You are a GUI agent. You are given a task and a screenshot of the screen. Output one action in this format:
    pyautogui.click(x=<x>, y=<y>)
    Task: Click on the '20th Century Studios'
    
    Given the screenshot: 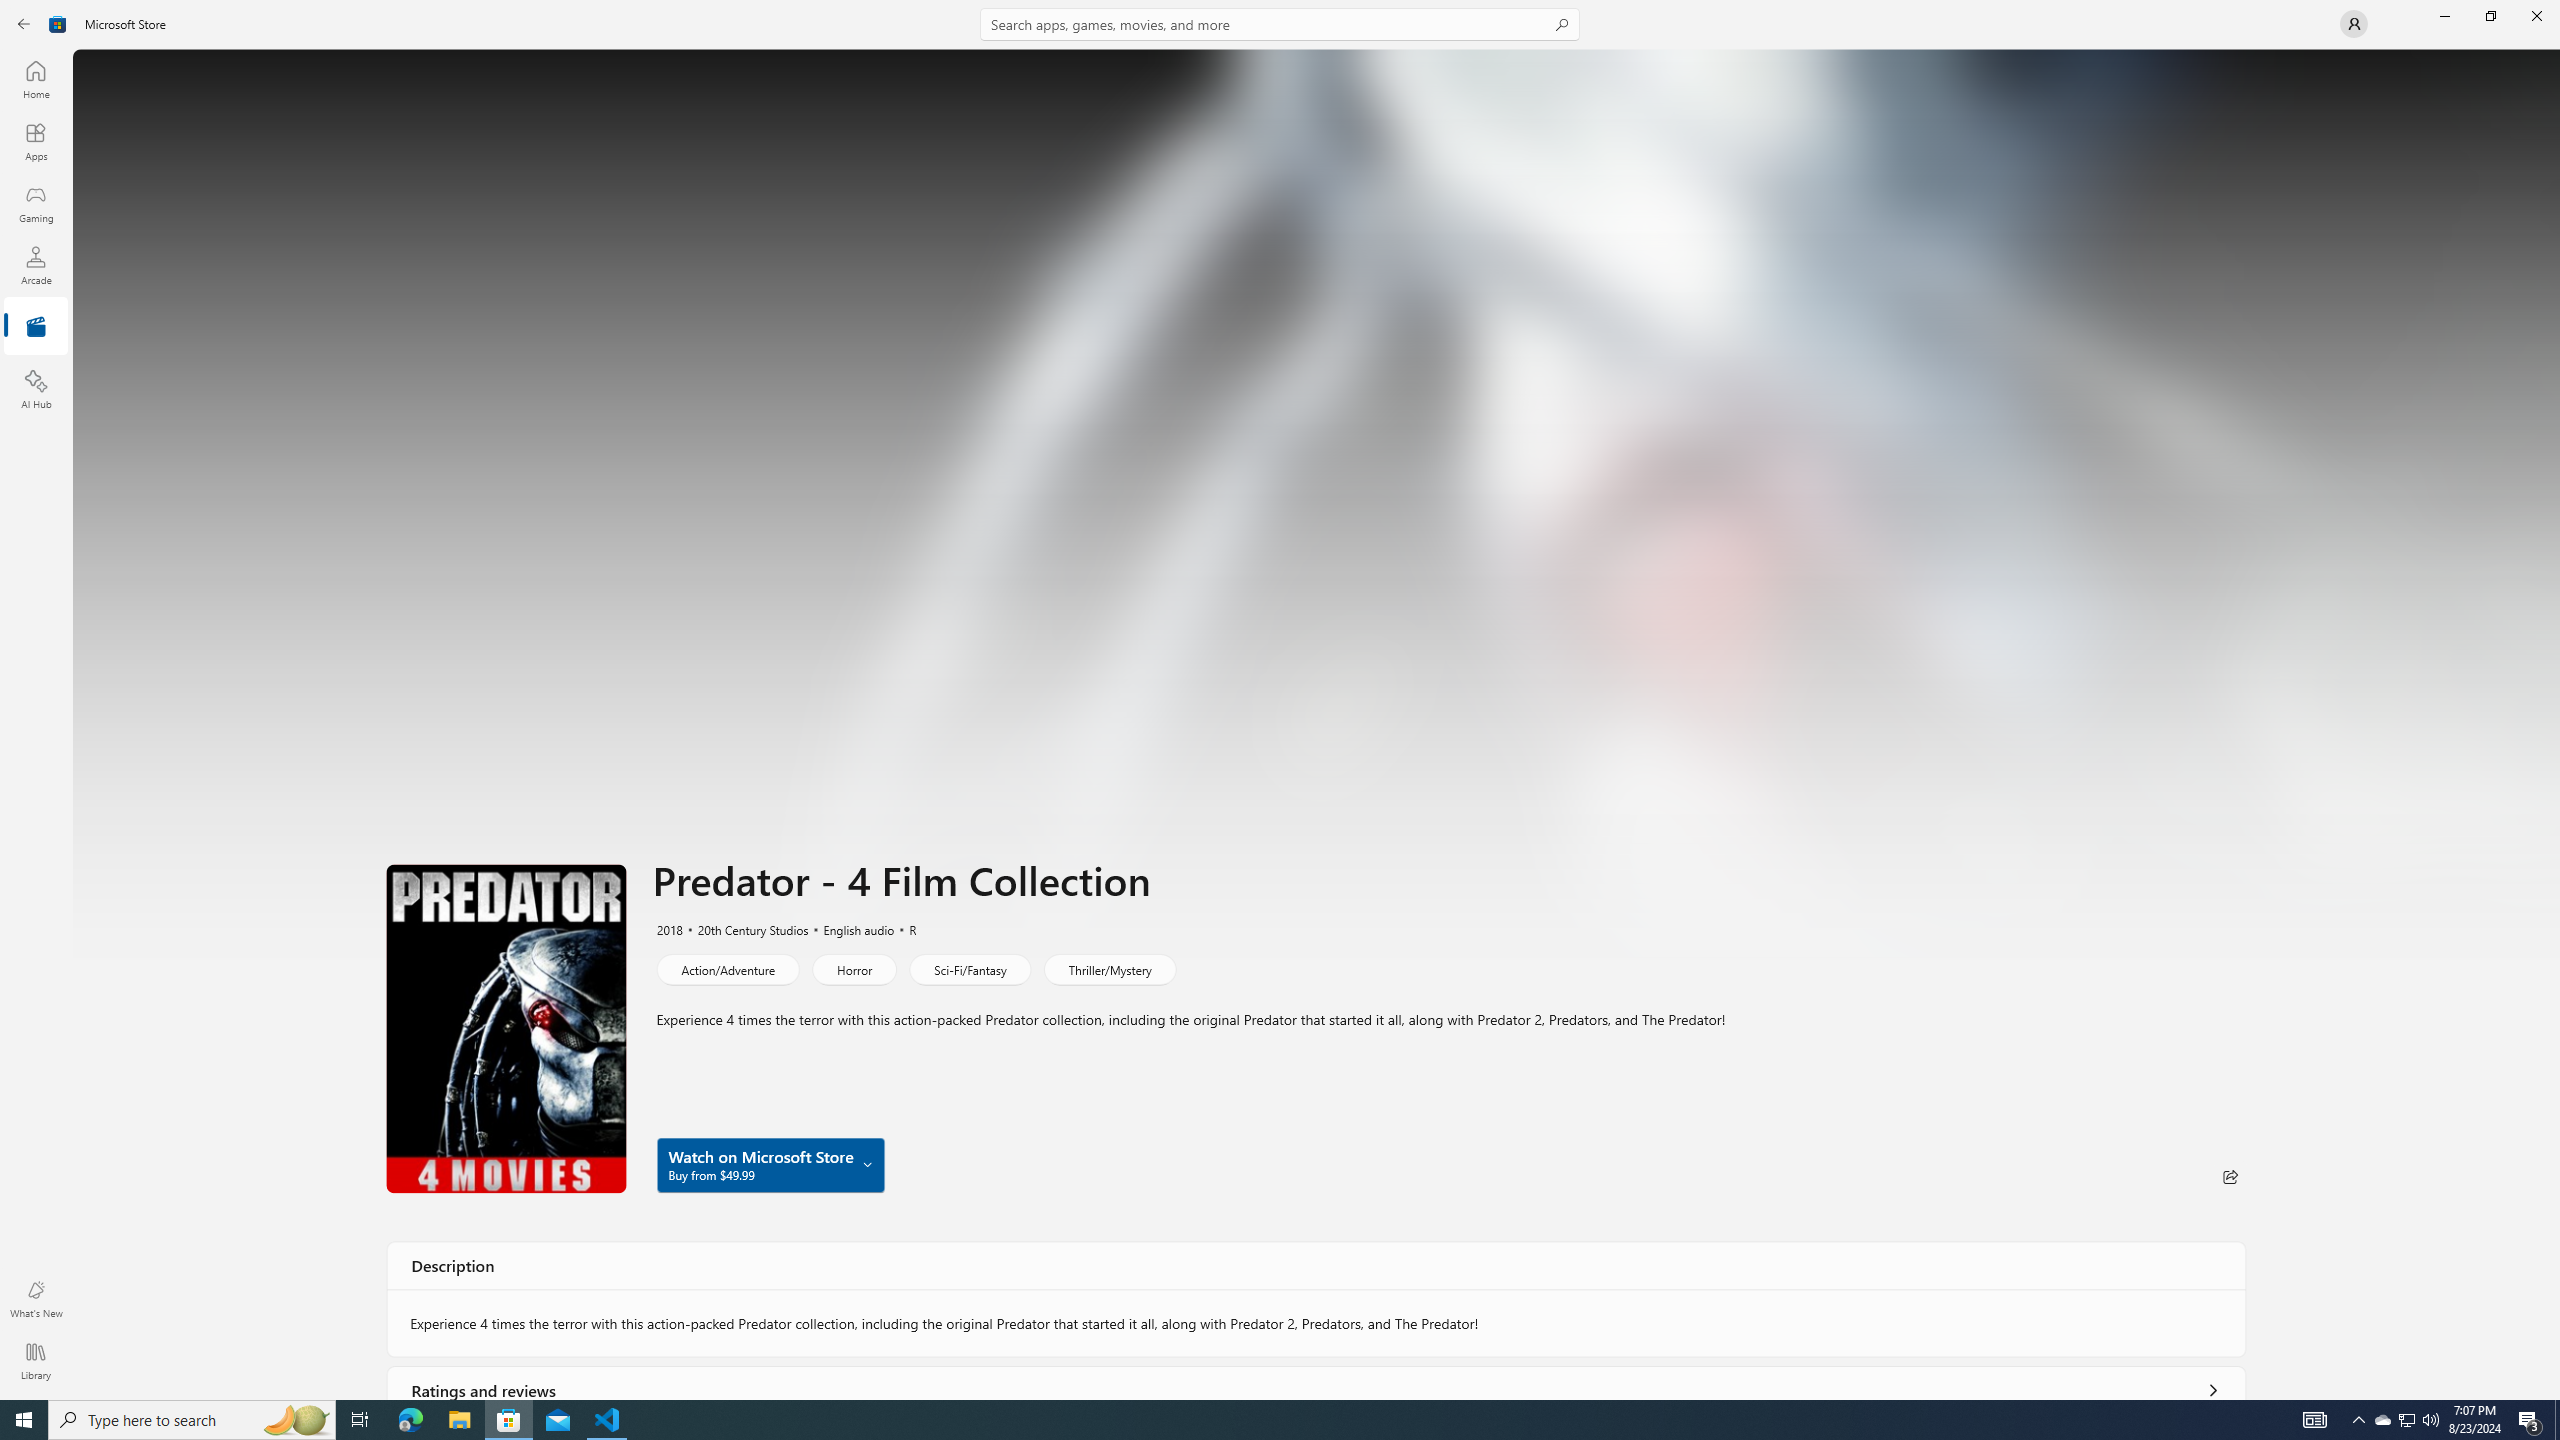 What is the action you would take?
    pyautogui.click(x=742, y=927)
    